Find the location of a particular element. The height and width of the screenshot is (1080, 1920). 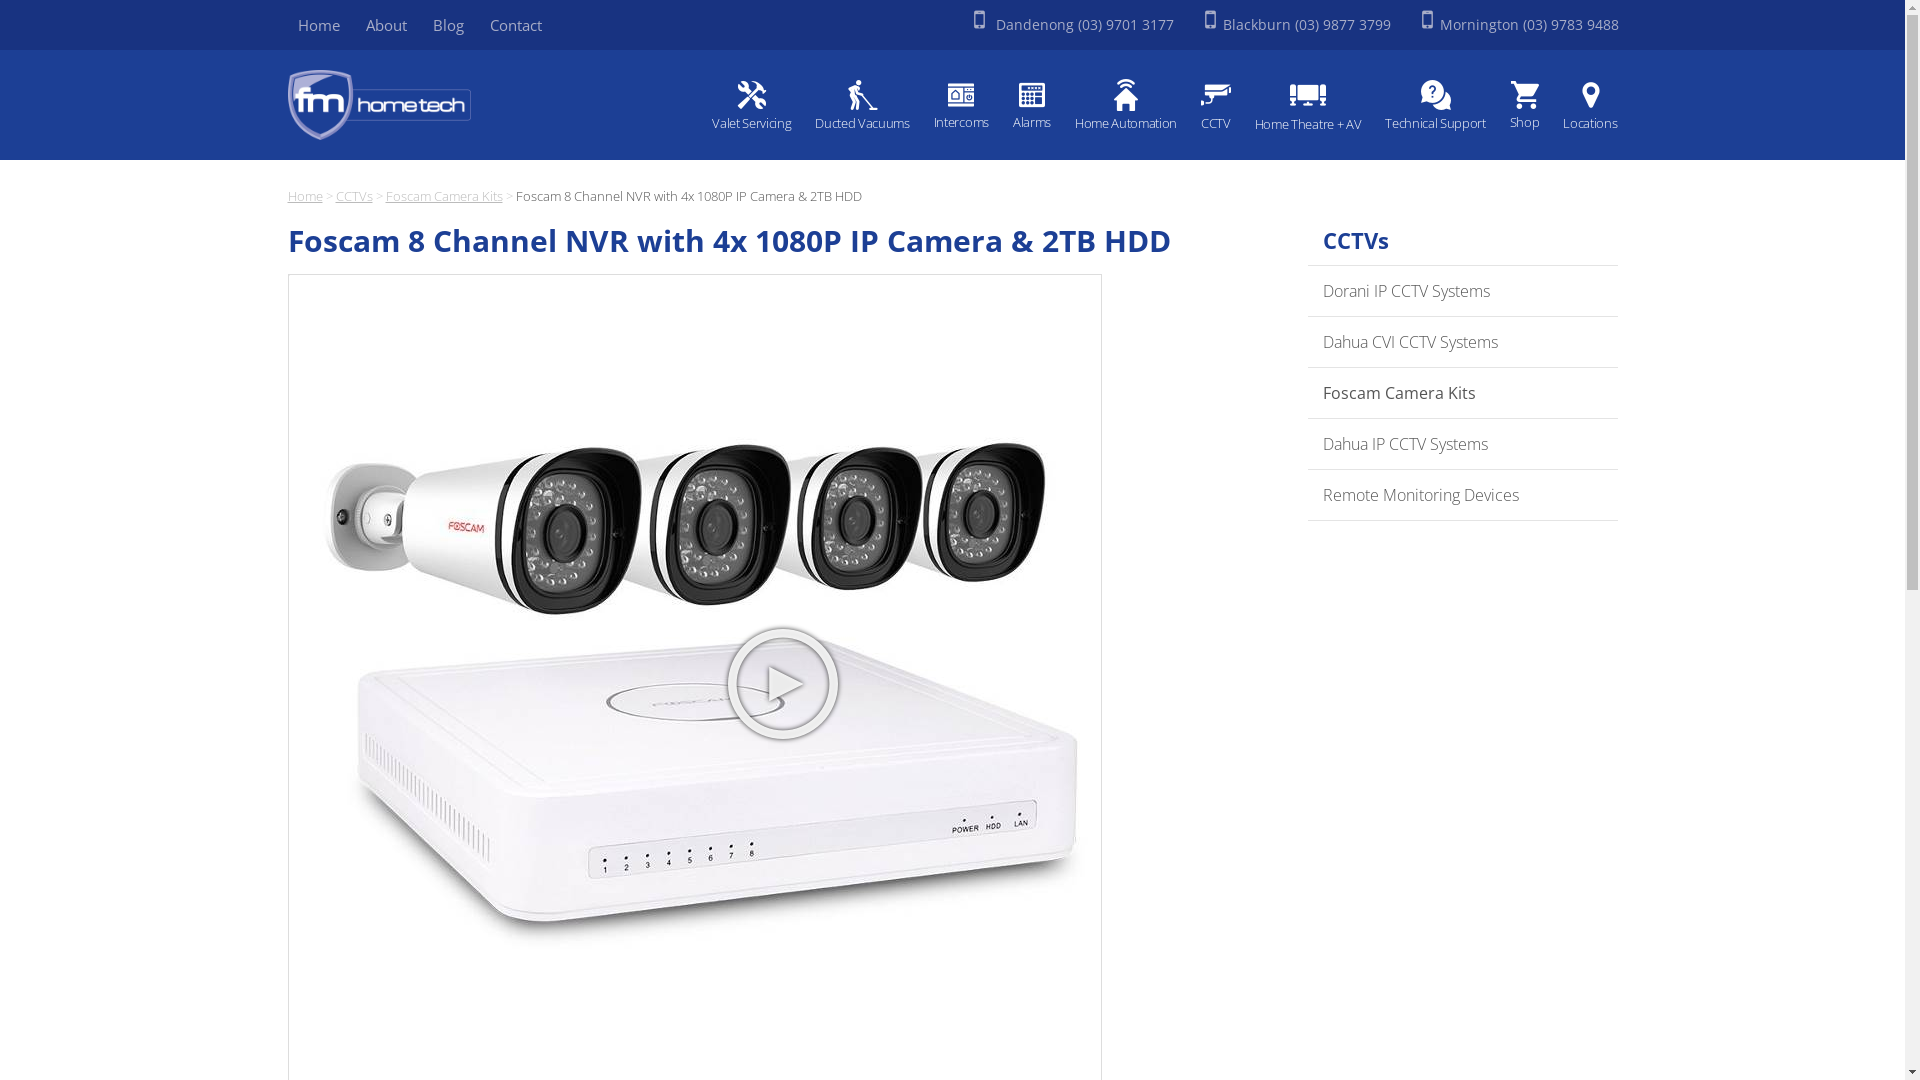

'Blog' is located at coordinates (447, 24).